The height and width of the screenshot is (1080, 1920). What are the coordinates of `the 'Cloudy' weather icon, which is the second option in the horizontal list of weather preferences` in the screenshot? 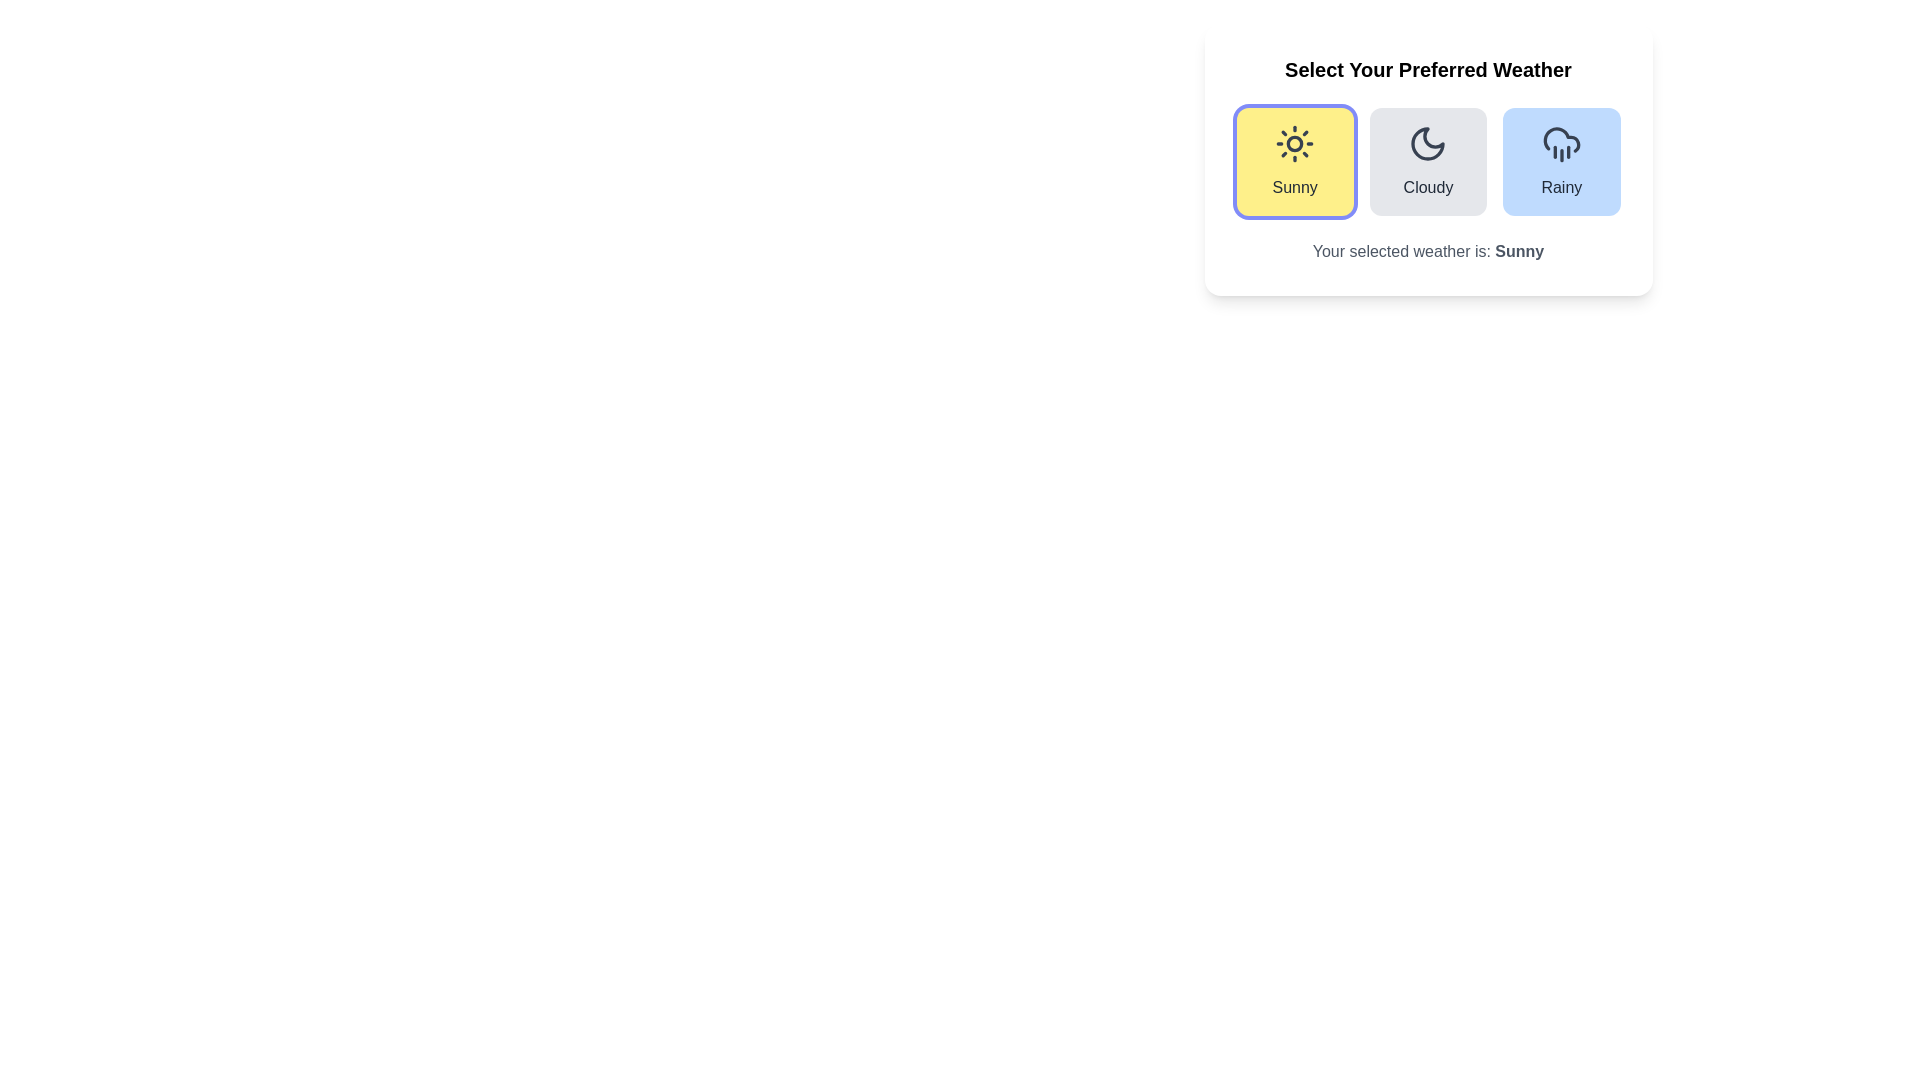 It's located at (1427, 142).